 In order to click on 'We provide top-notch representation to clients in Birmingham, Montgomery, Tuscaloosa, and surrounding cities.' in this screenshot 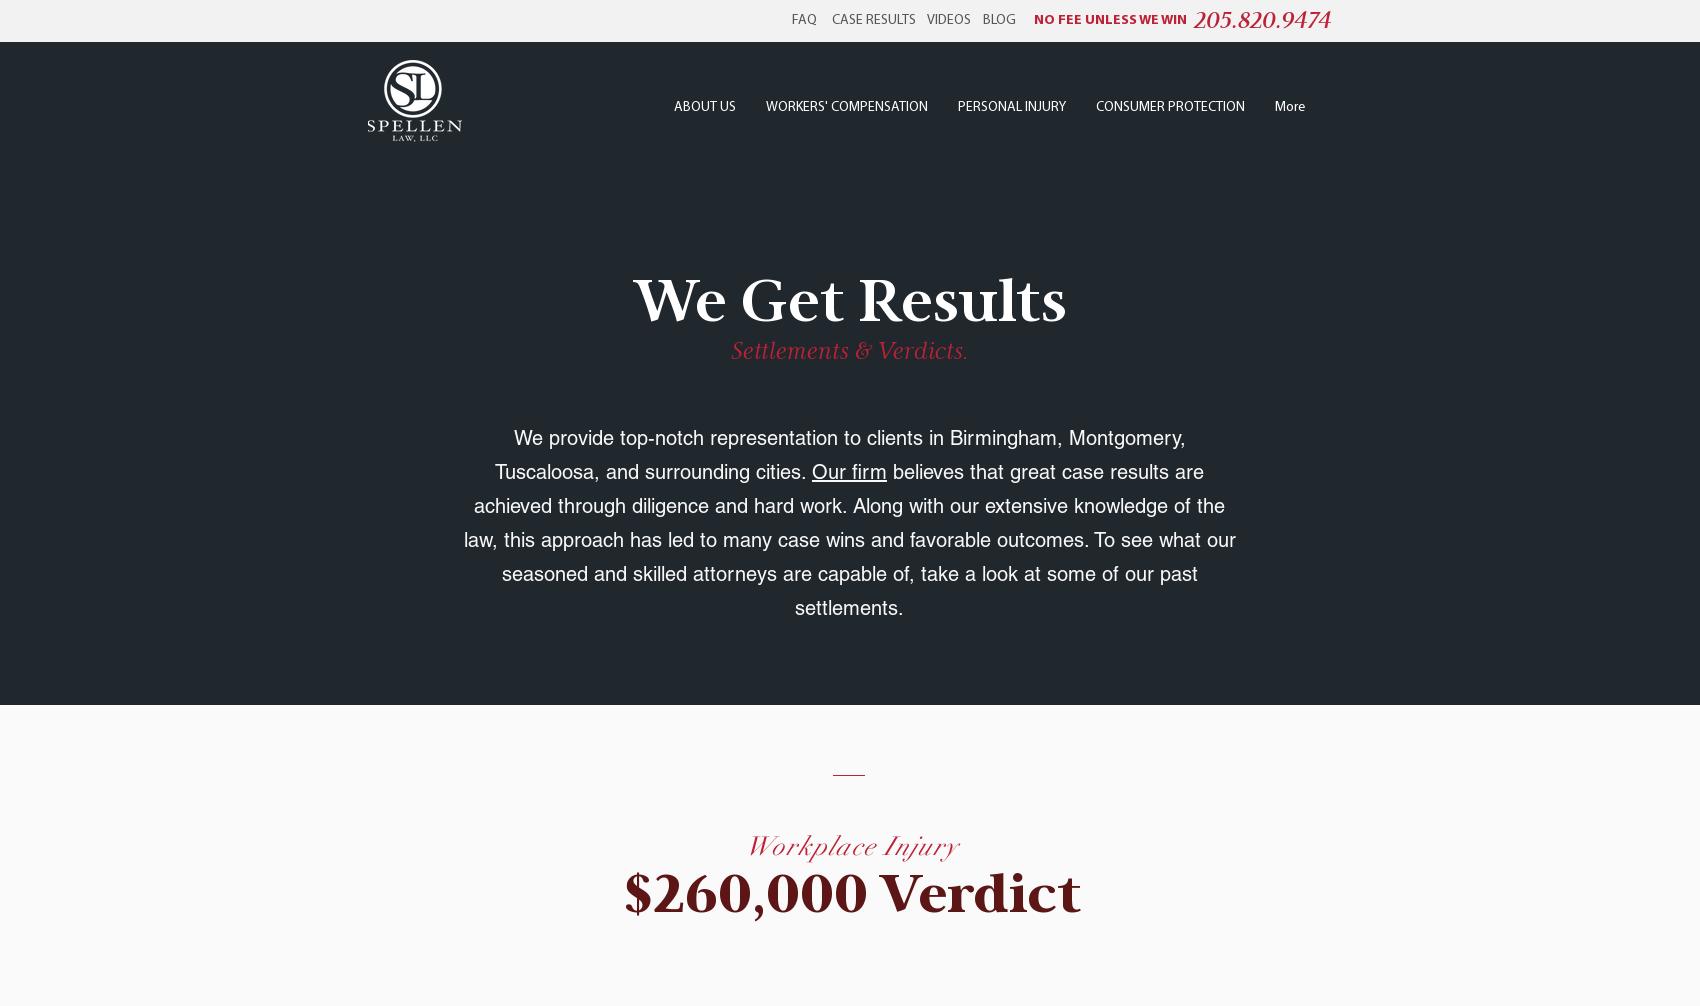, I will do `click(838, 454)`.